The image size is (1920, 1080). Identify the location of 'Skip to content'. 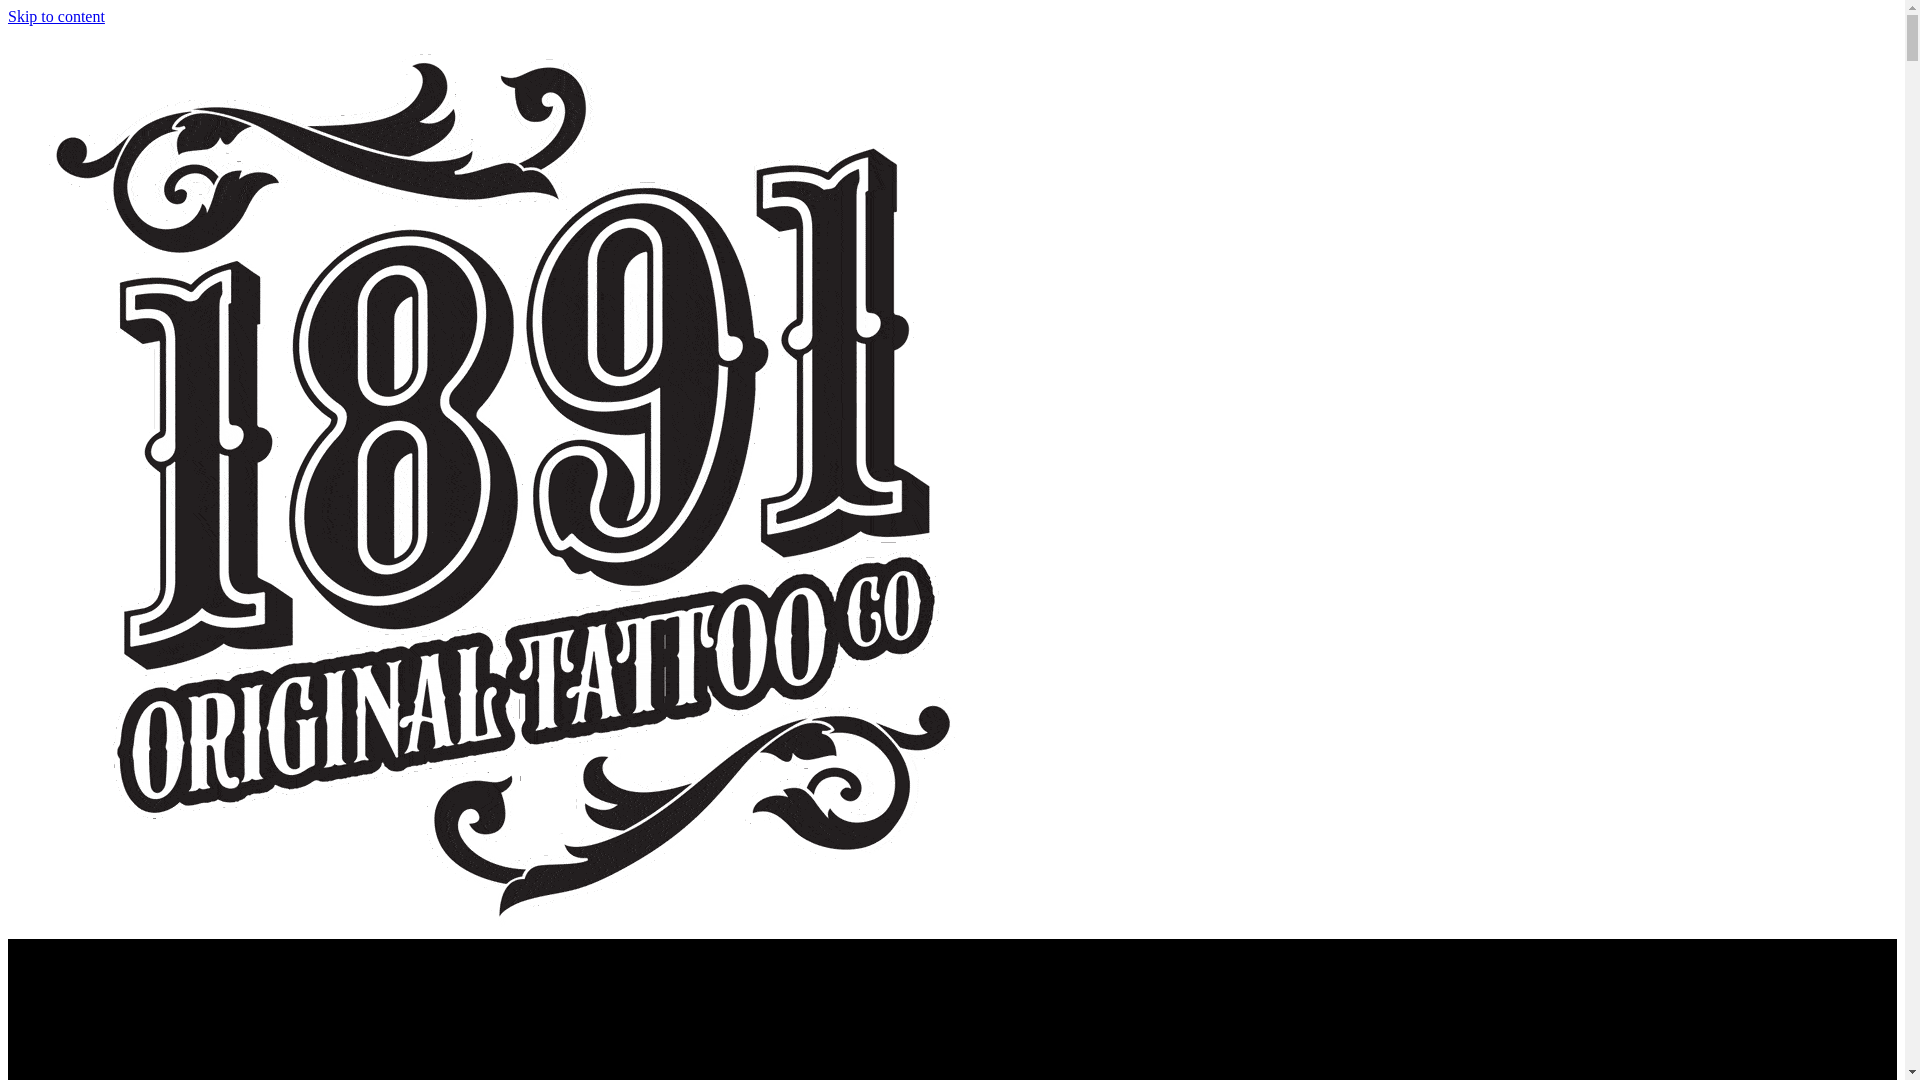
(56, 16).